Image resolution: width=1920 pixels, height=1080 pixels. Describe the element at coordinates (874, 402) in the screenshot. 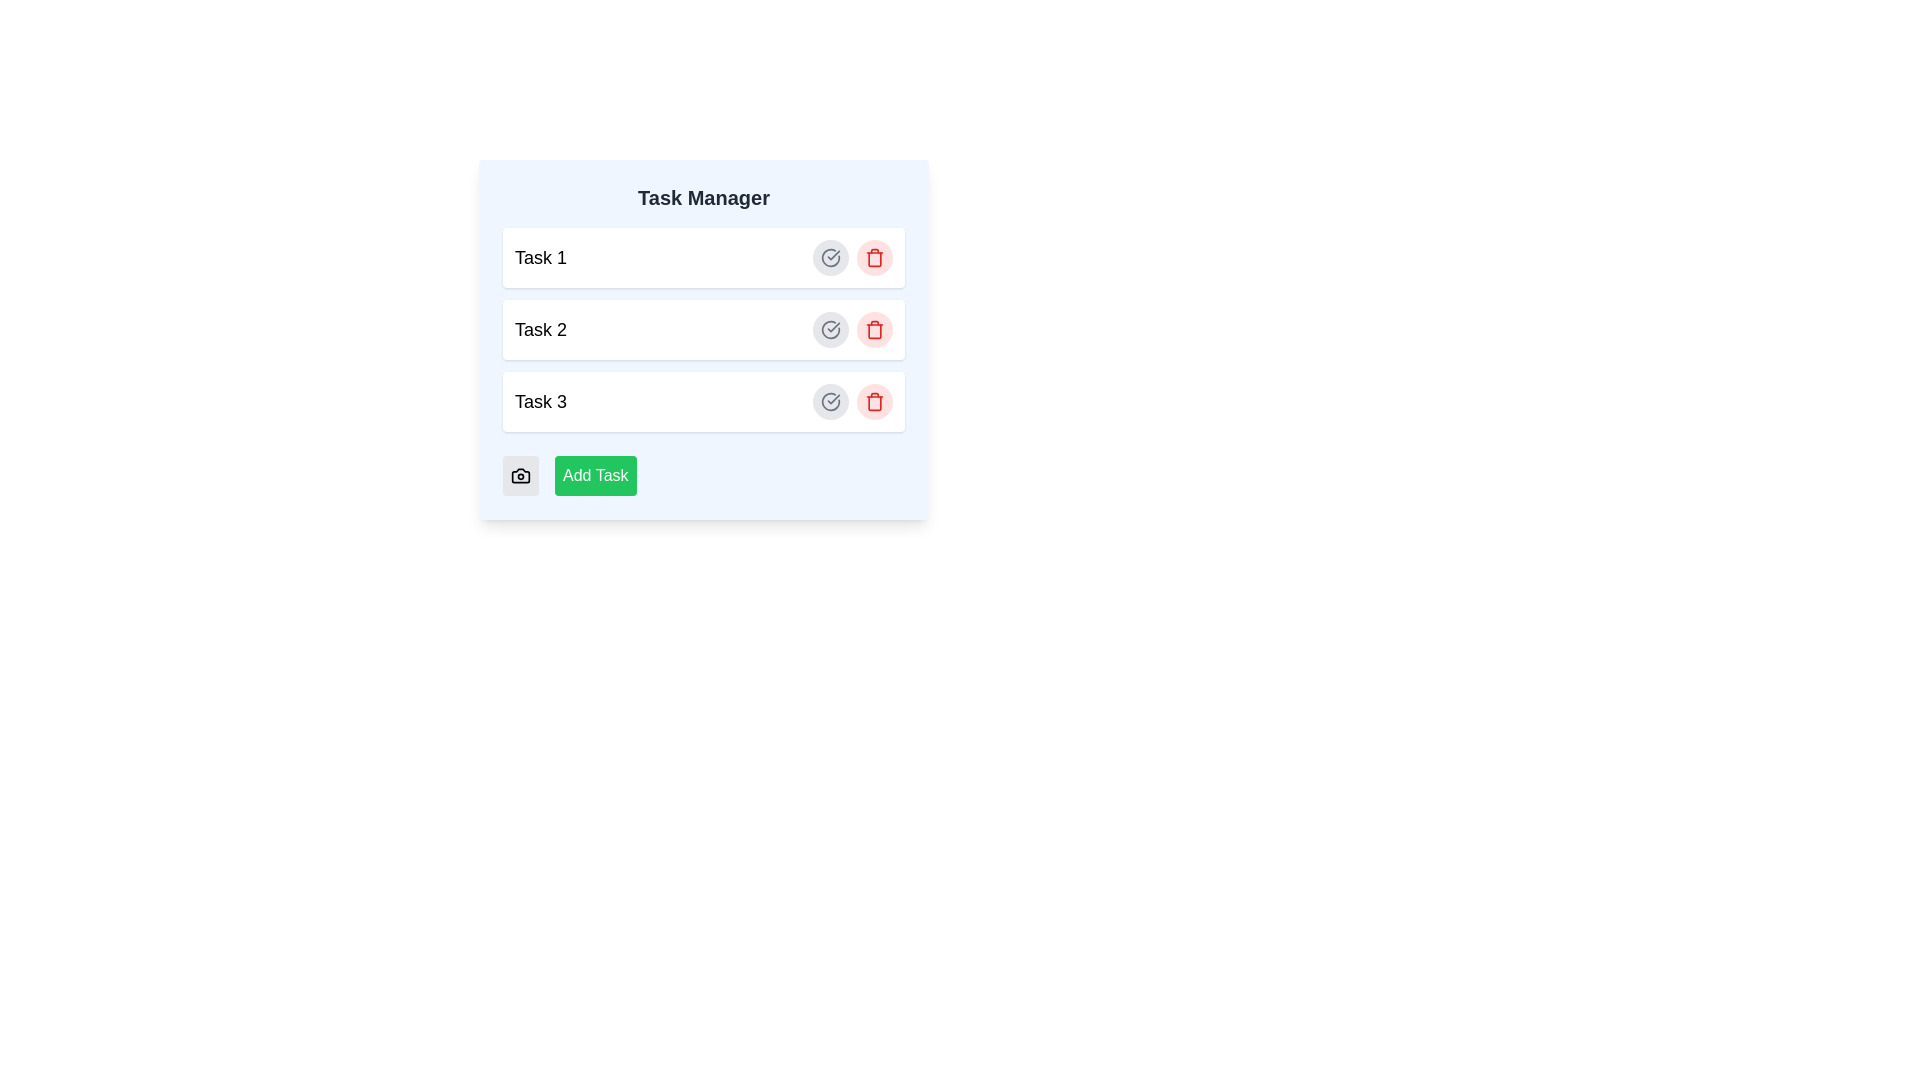

I see `the red-colored trash bin icon, which is part of the delete action for the last task ('Task 3') in the task management interface` at that location.